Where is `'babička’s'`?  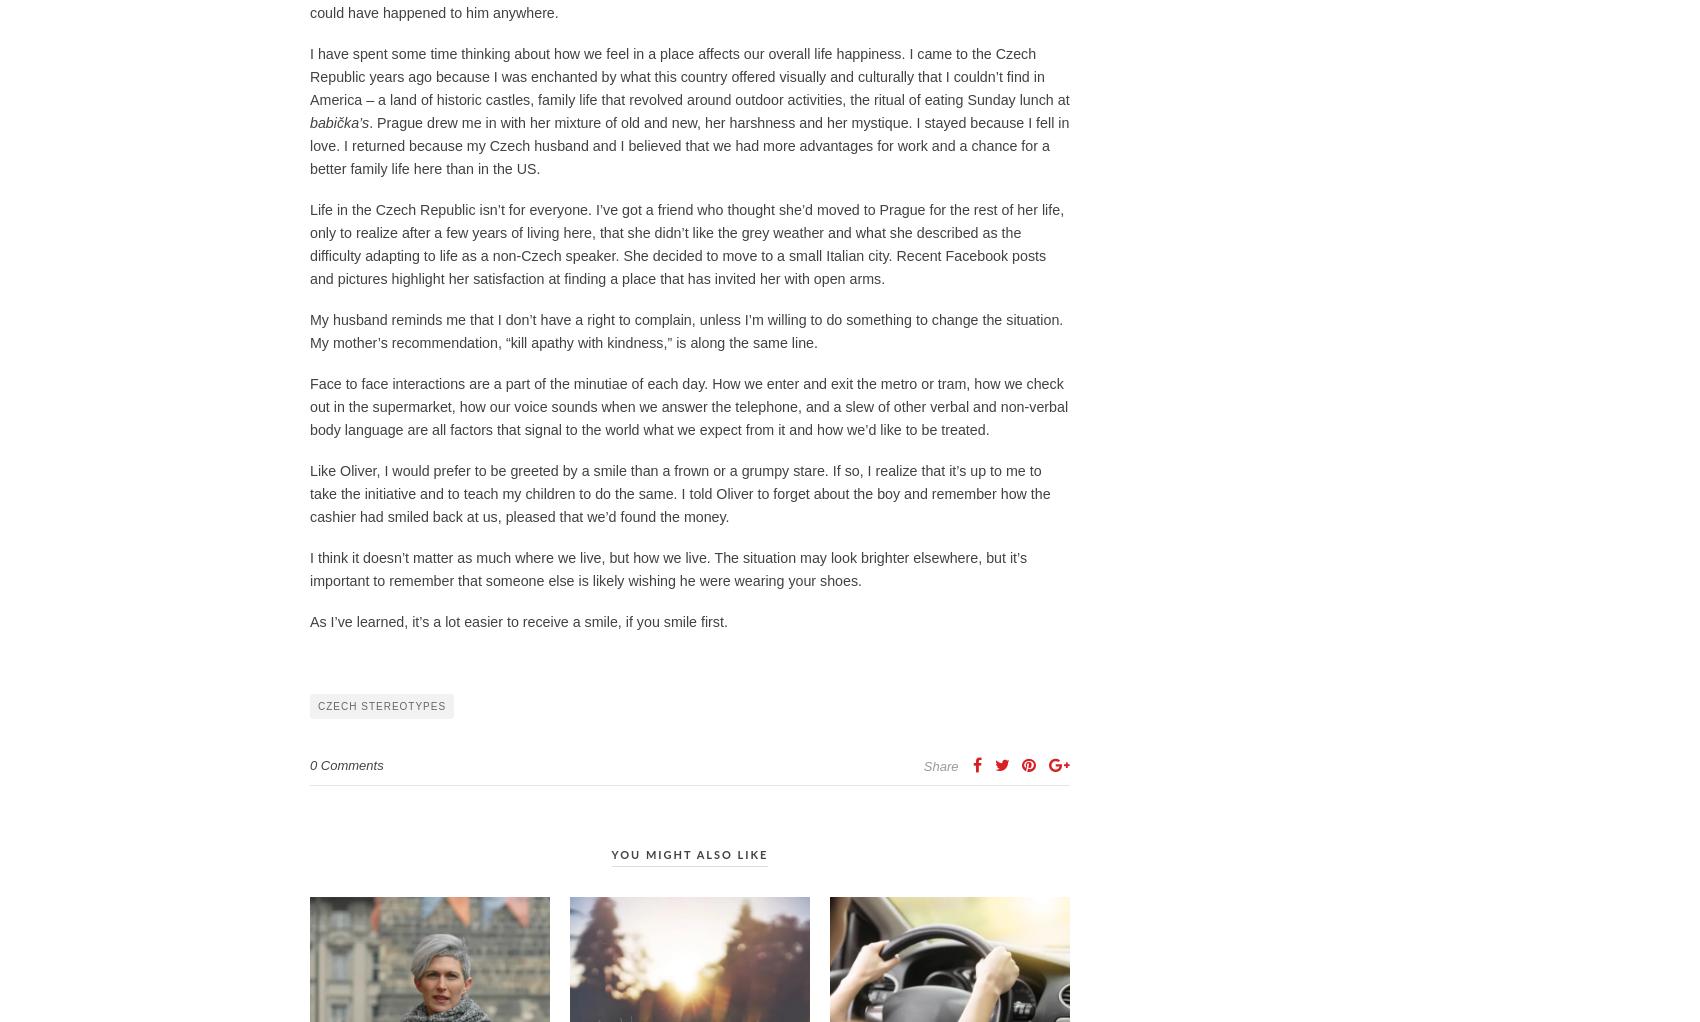
'babička’s' is located at coordinates (310, 122).